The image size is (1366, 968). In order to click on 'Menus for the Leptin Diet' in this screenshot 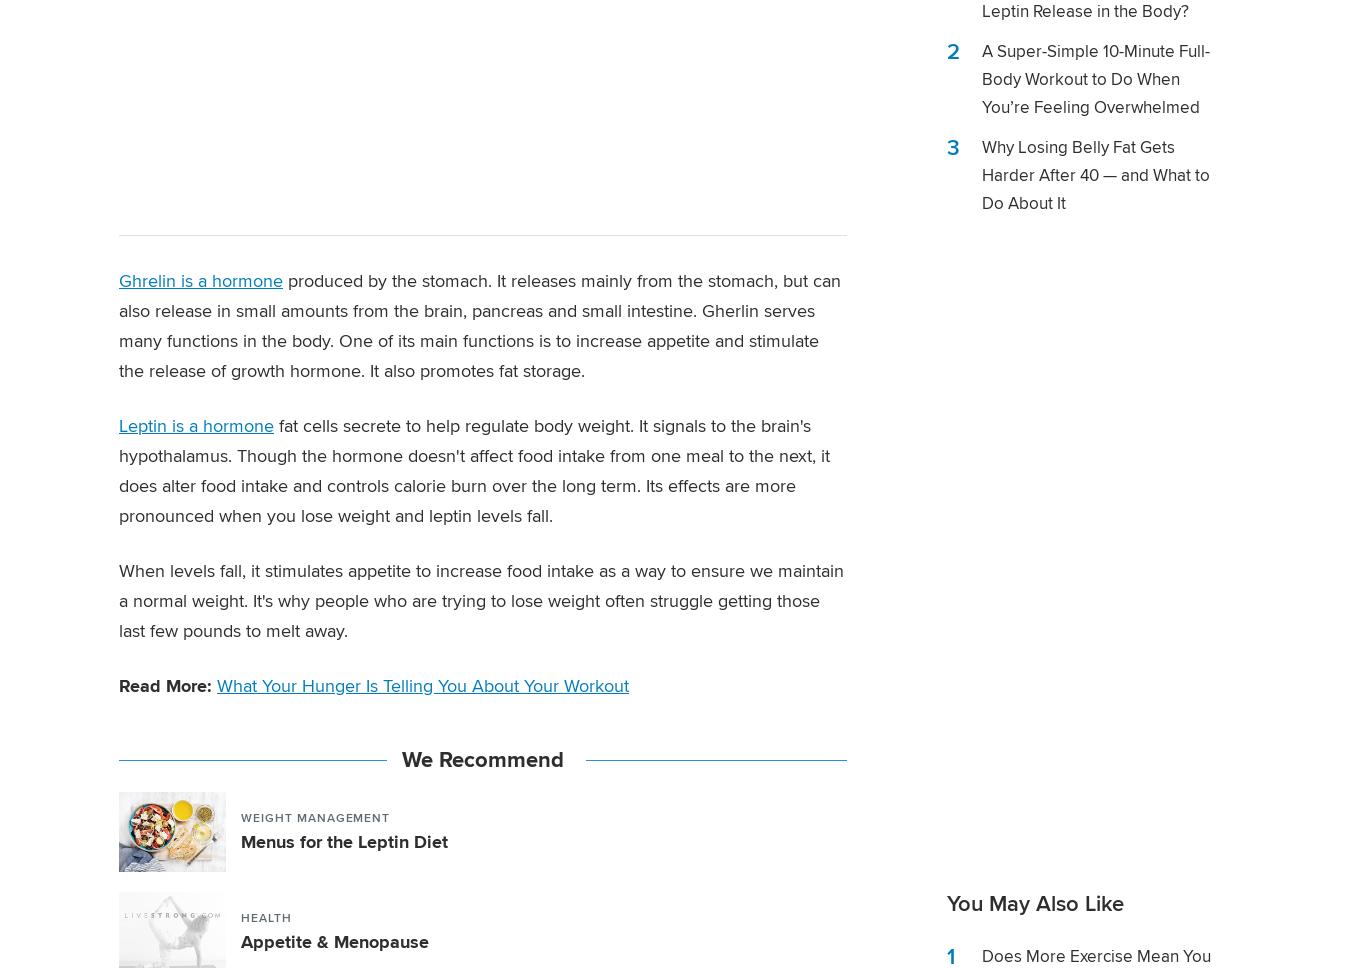, I will do `click(343, 841)`.